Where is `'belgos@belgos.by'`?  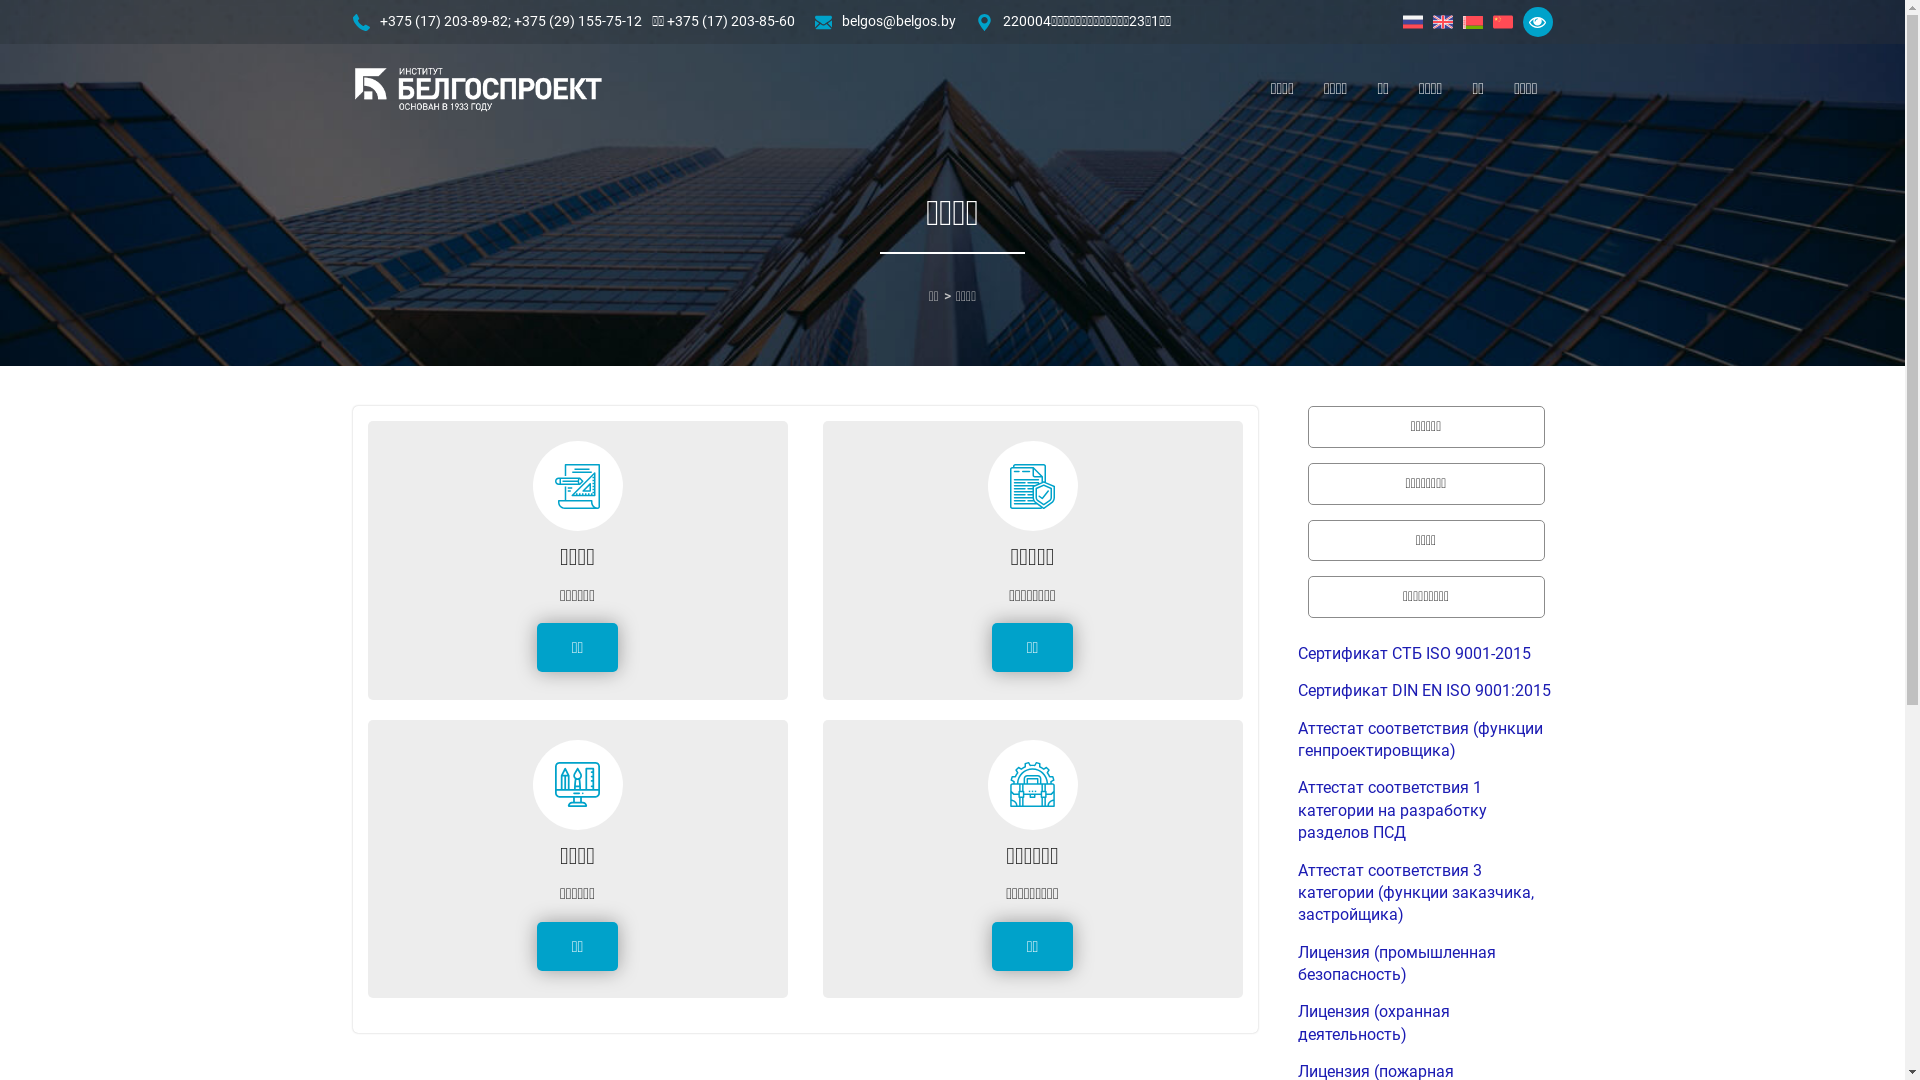
'belgos@belgos.by' is located at coordinates (897, 22).